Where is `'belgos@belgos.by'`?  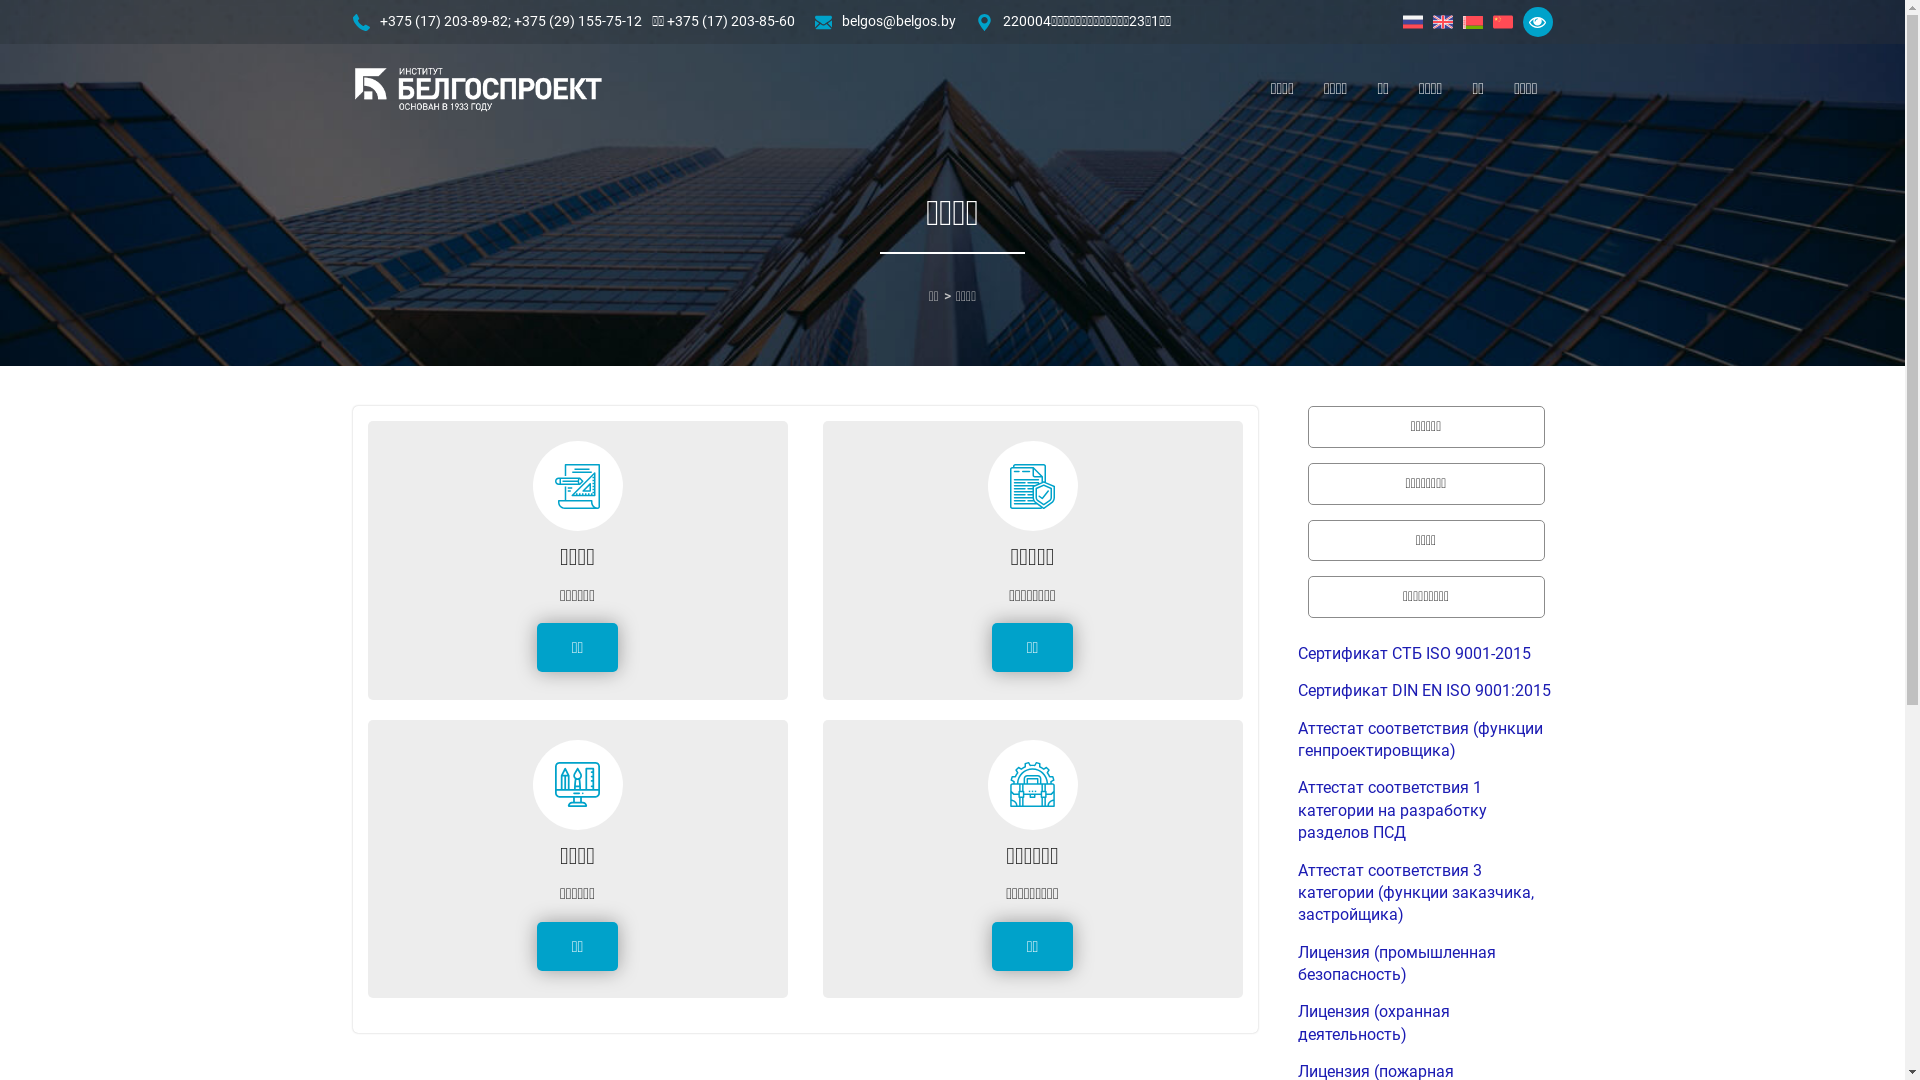
'belgos@belgos.by' is located at coordinates (897, 22).